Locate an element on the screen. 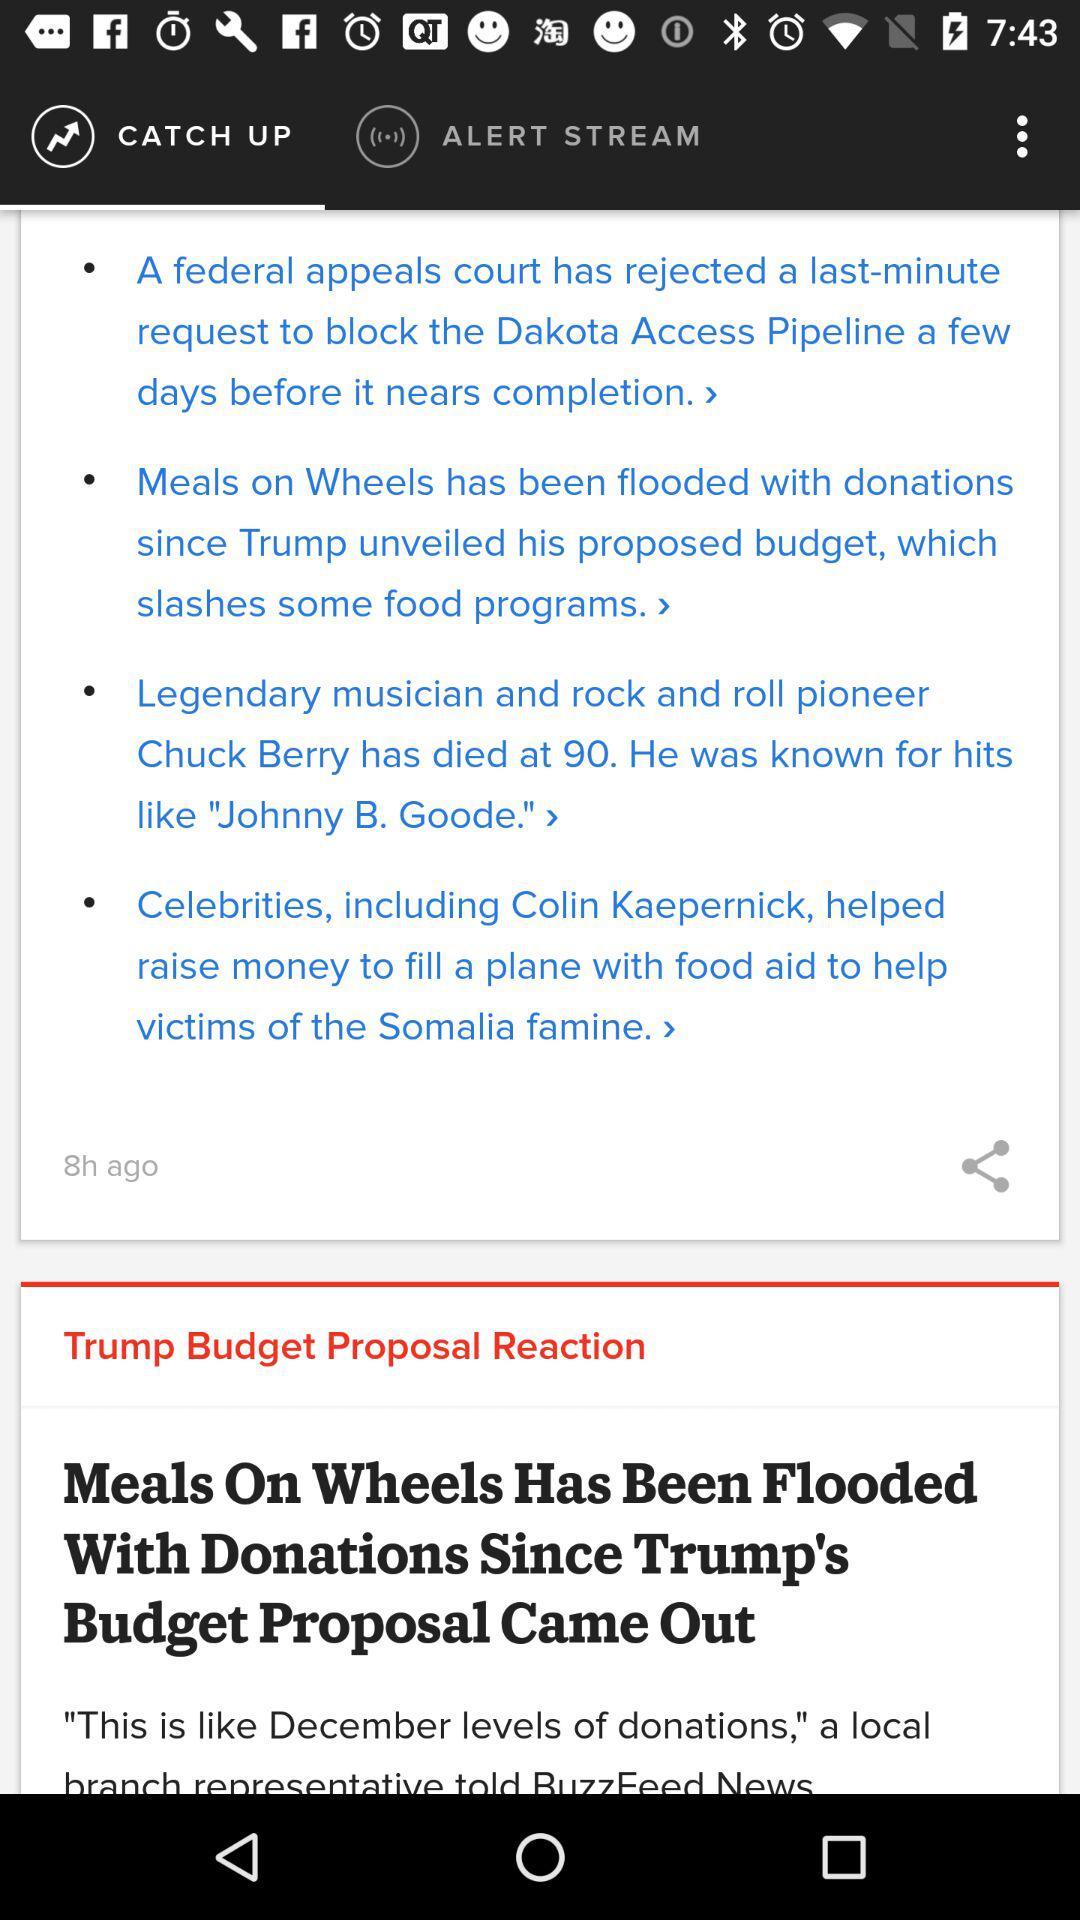 The width and height of the screenshot is (1080, 1920). a federal appeals is located at coordinates (576, 331).